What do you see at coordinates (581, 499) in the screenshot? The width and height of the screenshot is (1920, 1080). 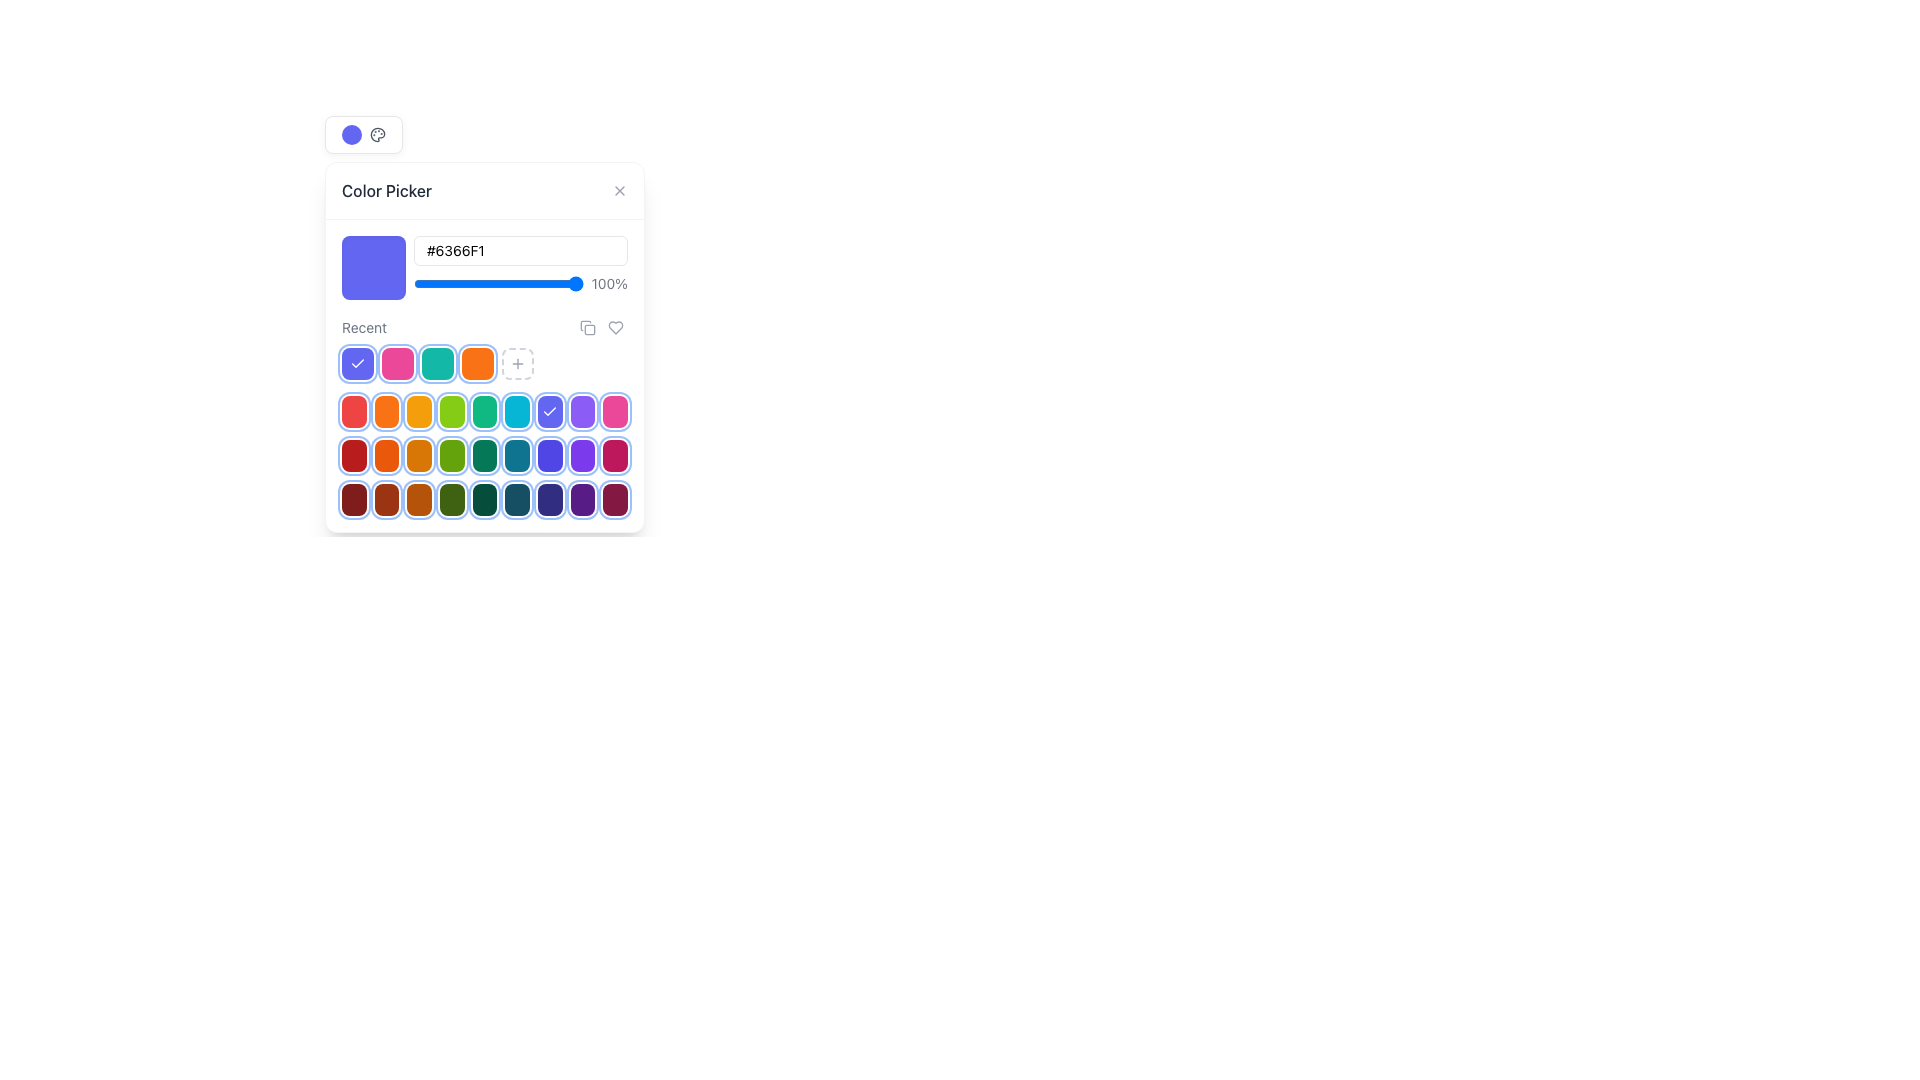 I see `the eighth button with a purple background and rounded corners in the color picker interface` at bounding box center [581, 499].